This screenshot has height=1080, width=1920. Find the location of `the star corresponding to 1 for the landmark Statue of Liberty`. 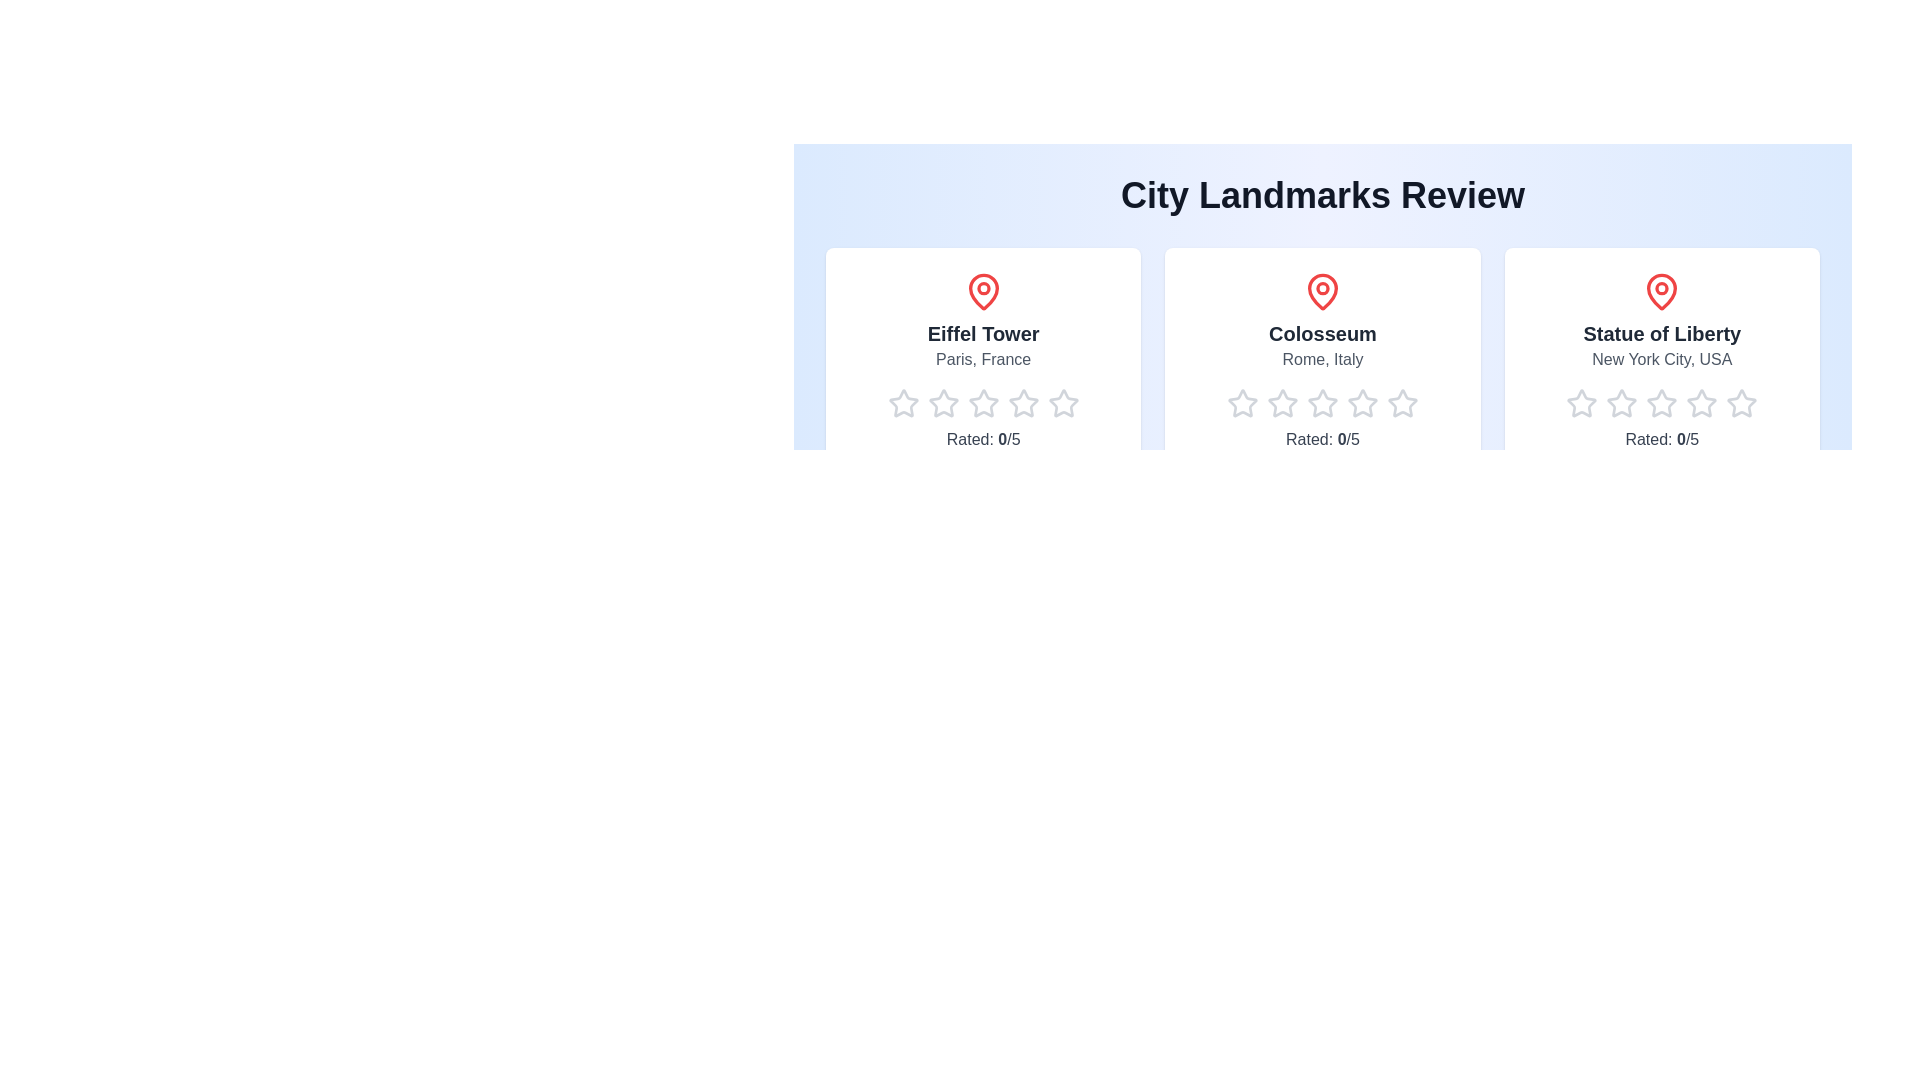

the star corresponding to 1 for the landmark Statue of Liberty is located at coordinates (1565, 404).